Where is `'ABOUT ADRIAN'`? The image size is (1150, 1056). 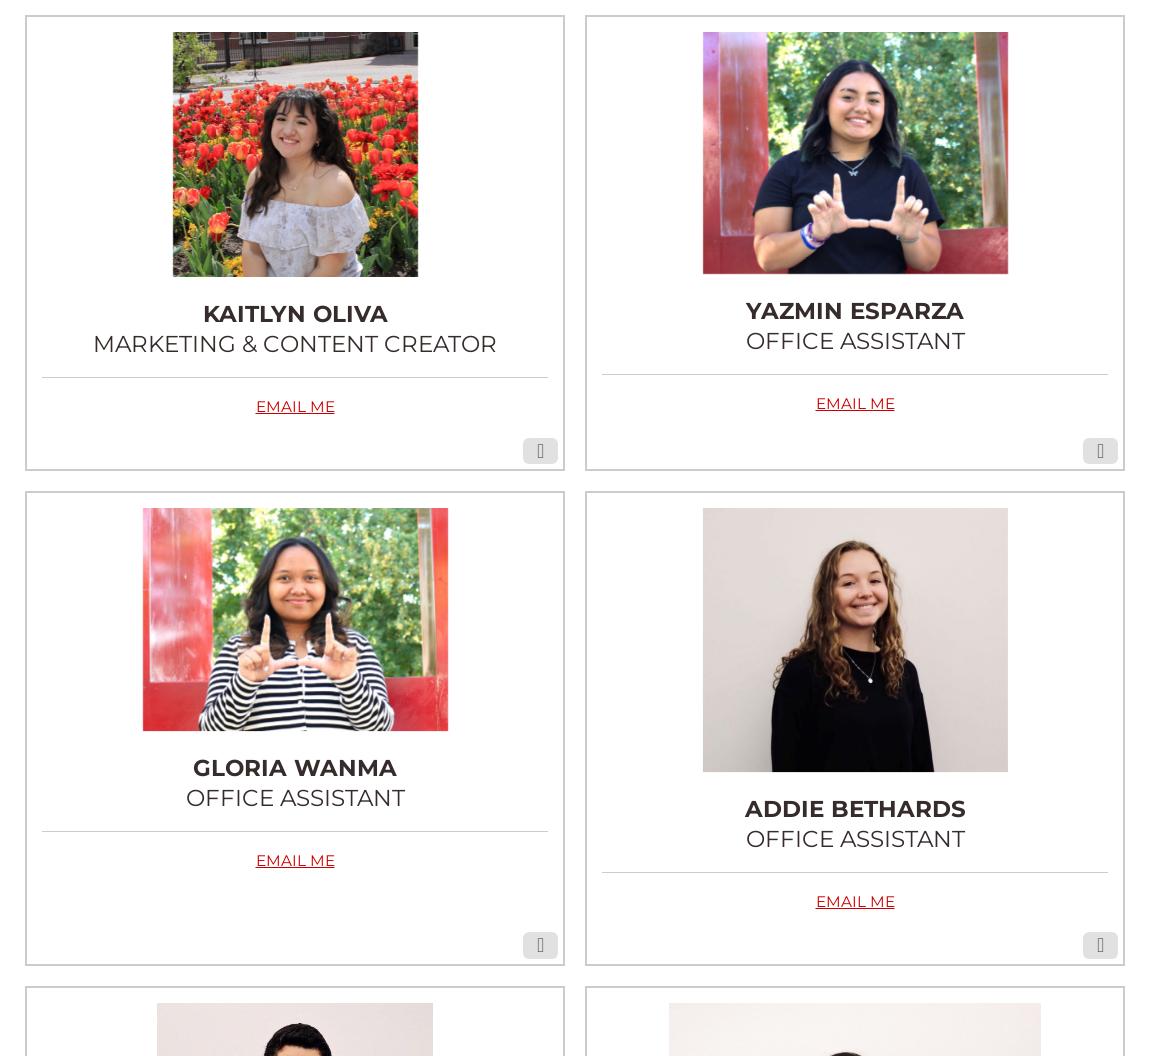
'ABOUT ADRIAN' is located at coordinates (294, 1012).